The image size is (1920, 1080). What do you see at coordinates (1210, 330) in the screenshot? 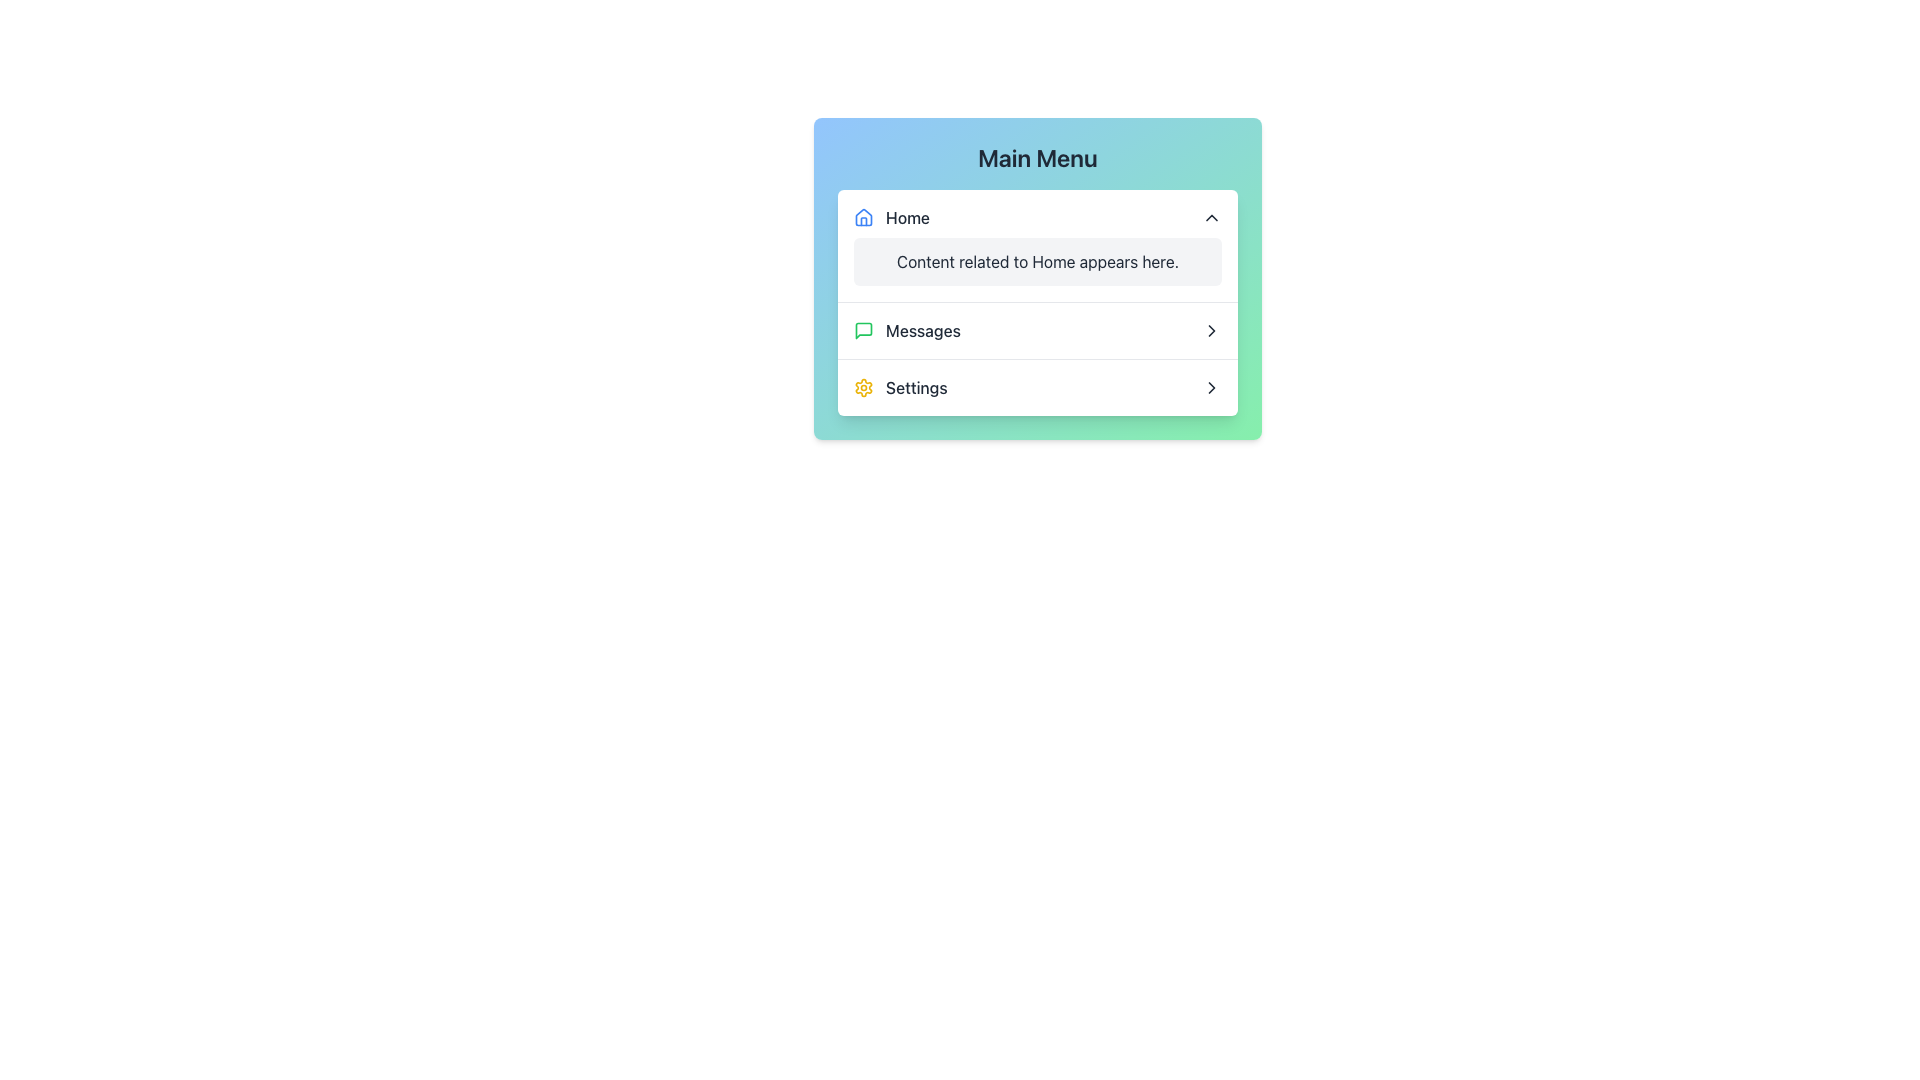
I see `the rightward indicator icon located on the far right side of the 'Messages' row` at bounding box center [1210, 330].